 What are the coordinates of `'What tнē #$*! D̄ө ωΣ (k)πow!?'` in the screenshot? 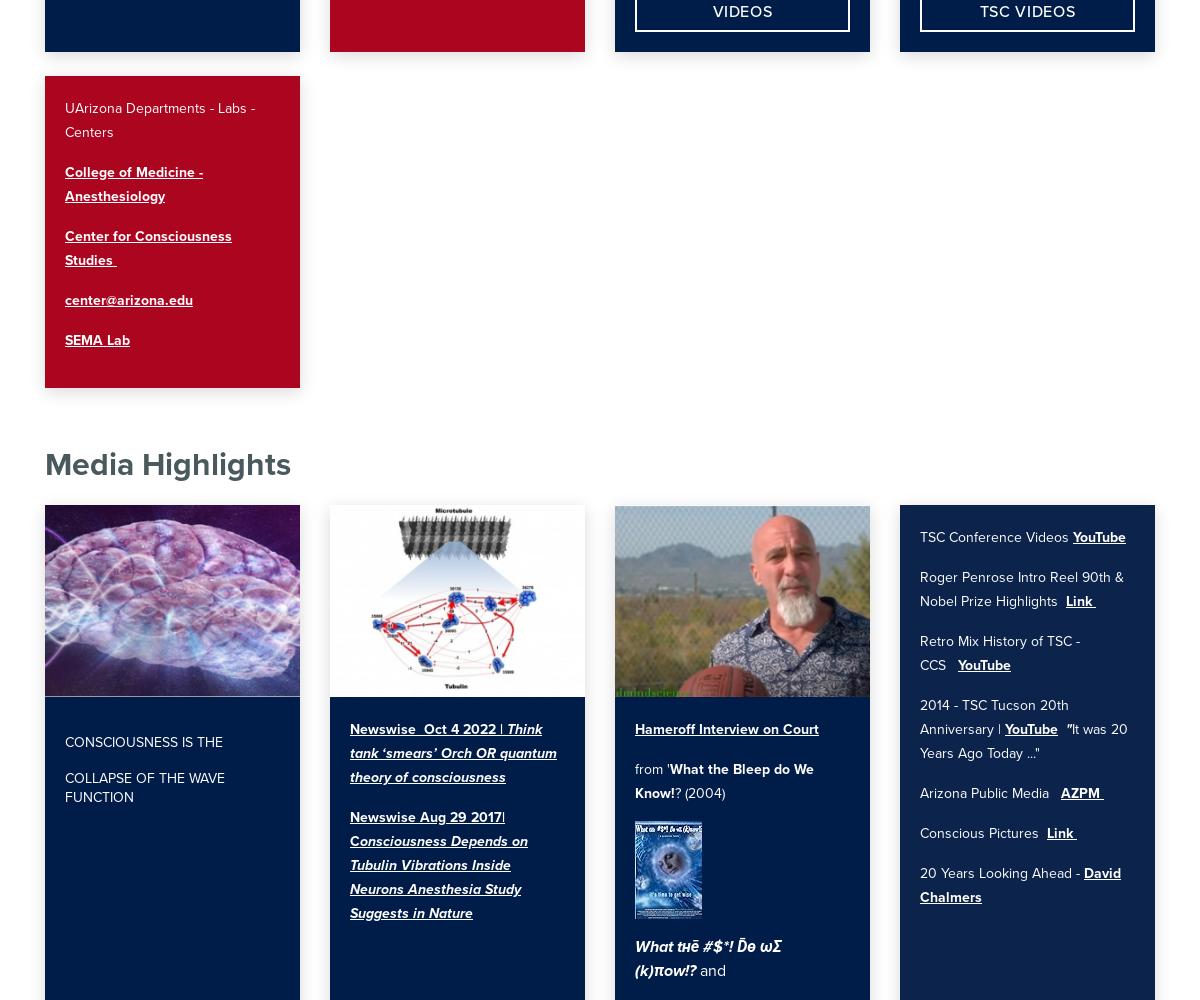 It's located at (708, 957).